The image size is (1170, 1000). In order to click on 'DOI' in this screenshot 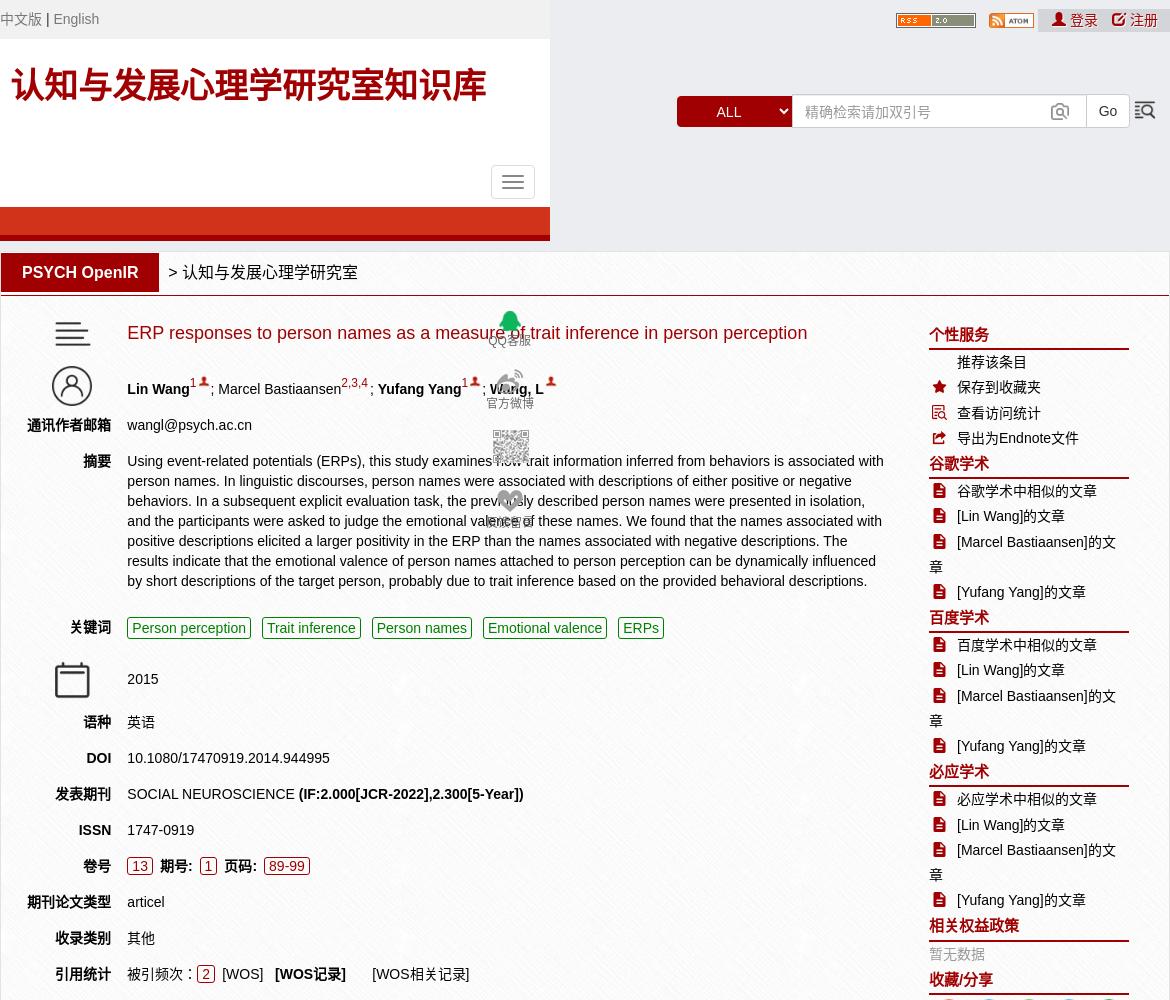, I will do `click(98, 757)`.